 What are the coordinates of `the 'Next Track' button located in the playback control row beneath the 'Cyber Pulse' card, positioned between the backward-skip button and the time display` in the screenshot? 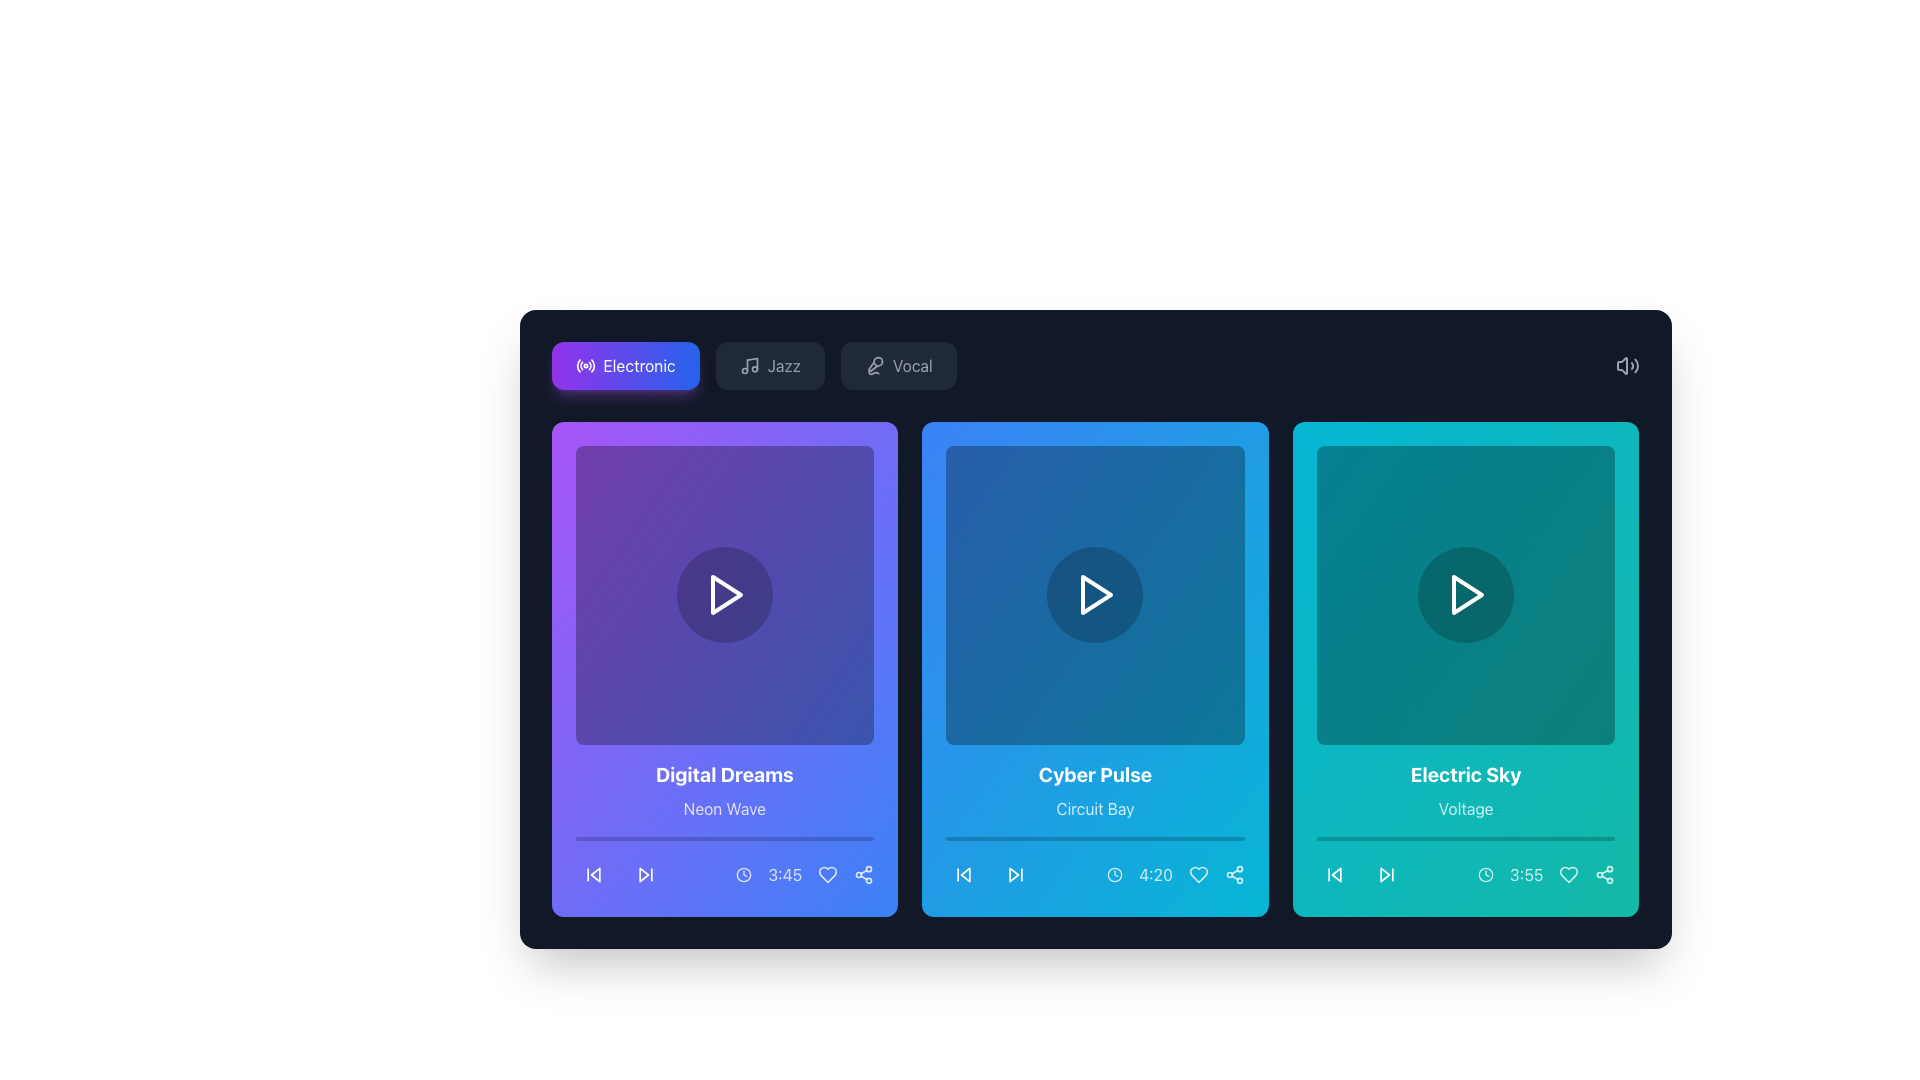 It's located at (1016, 873).